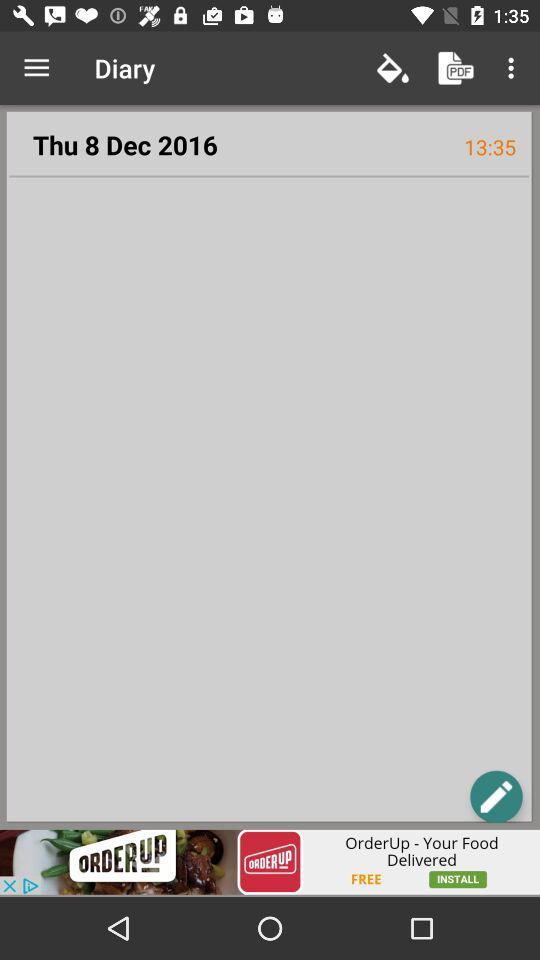 This screenshot has height=960, width=540. I want to click on edit text or create text, so click(495, 796).